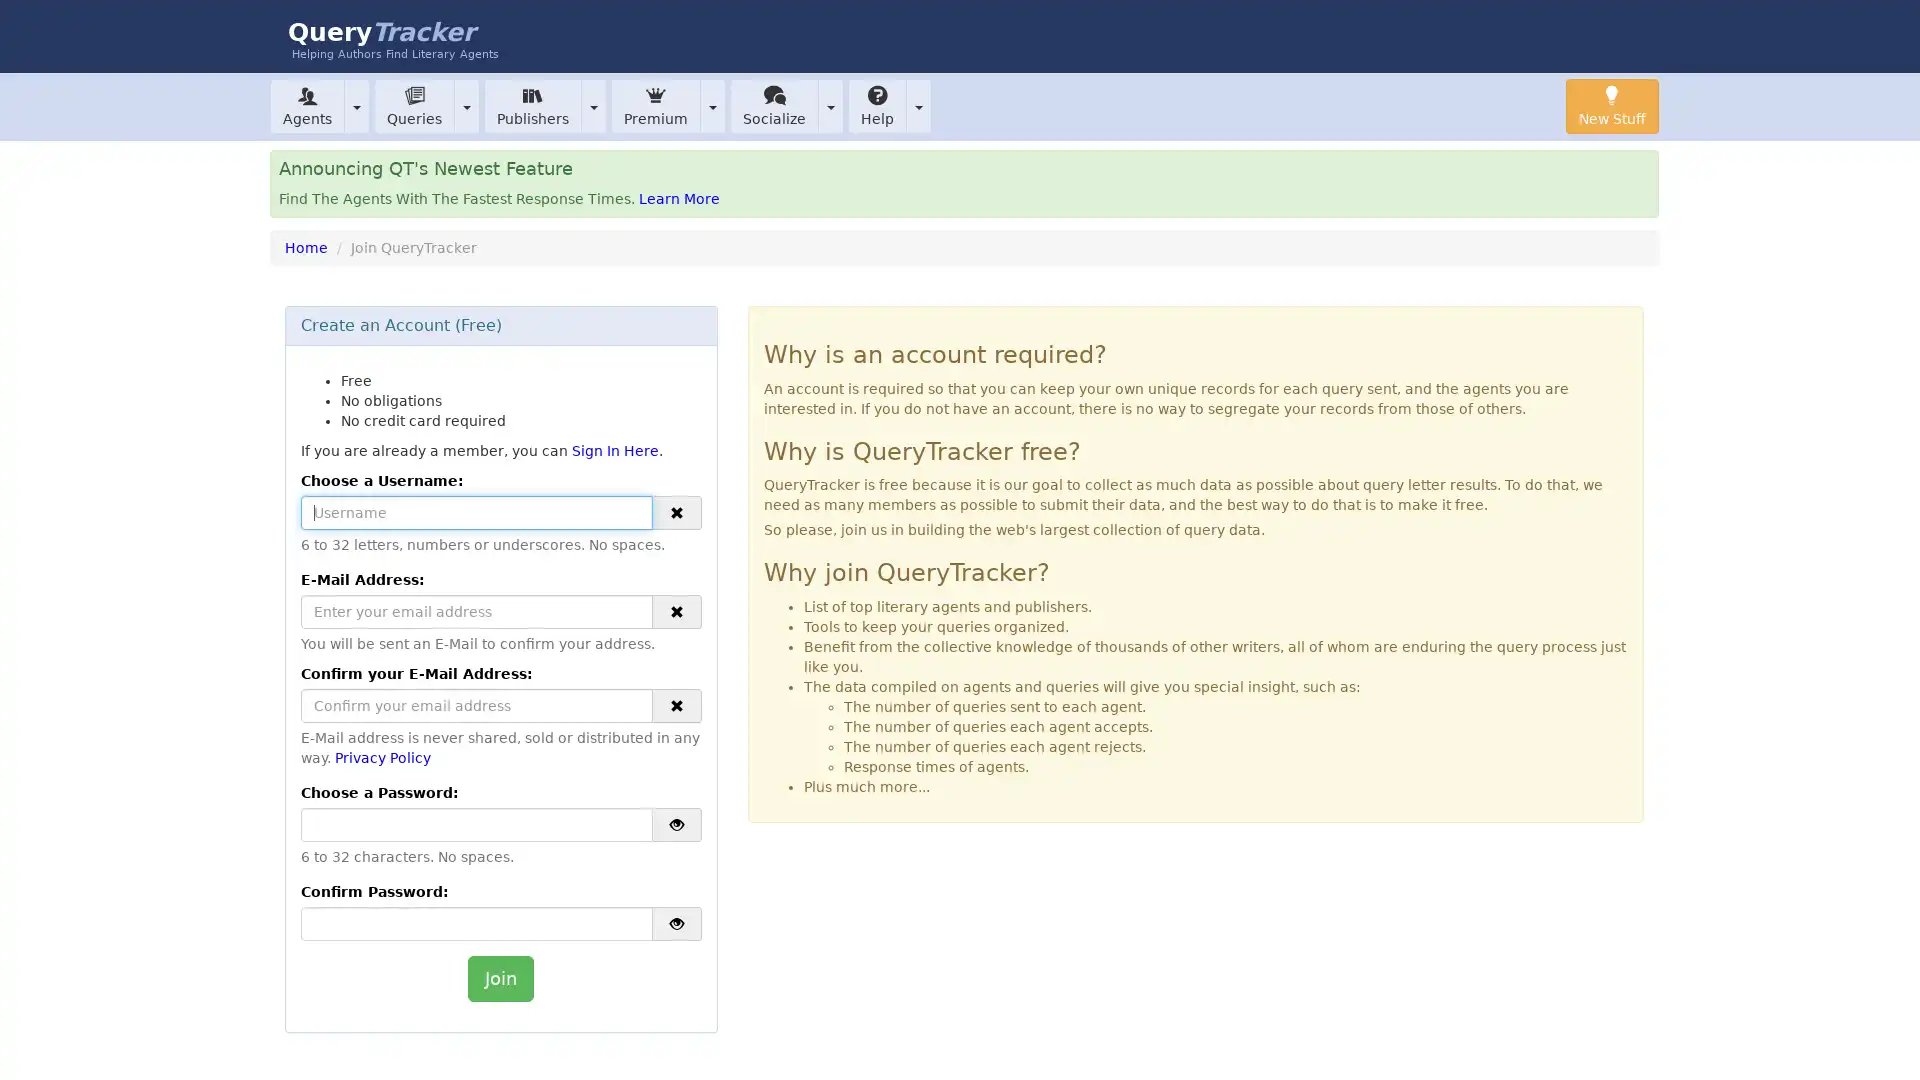  What do you see at coordinates (917, 106) in the screenshot?
I see `Toggle Dropdown` at bounding box center [917, 106].